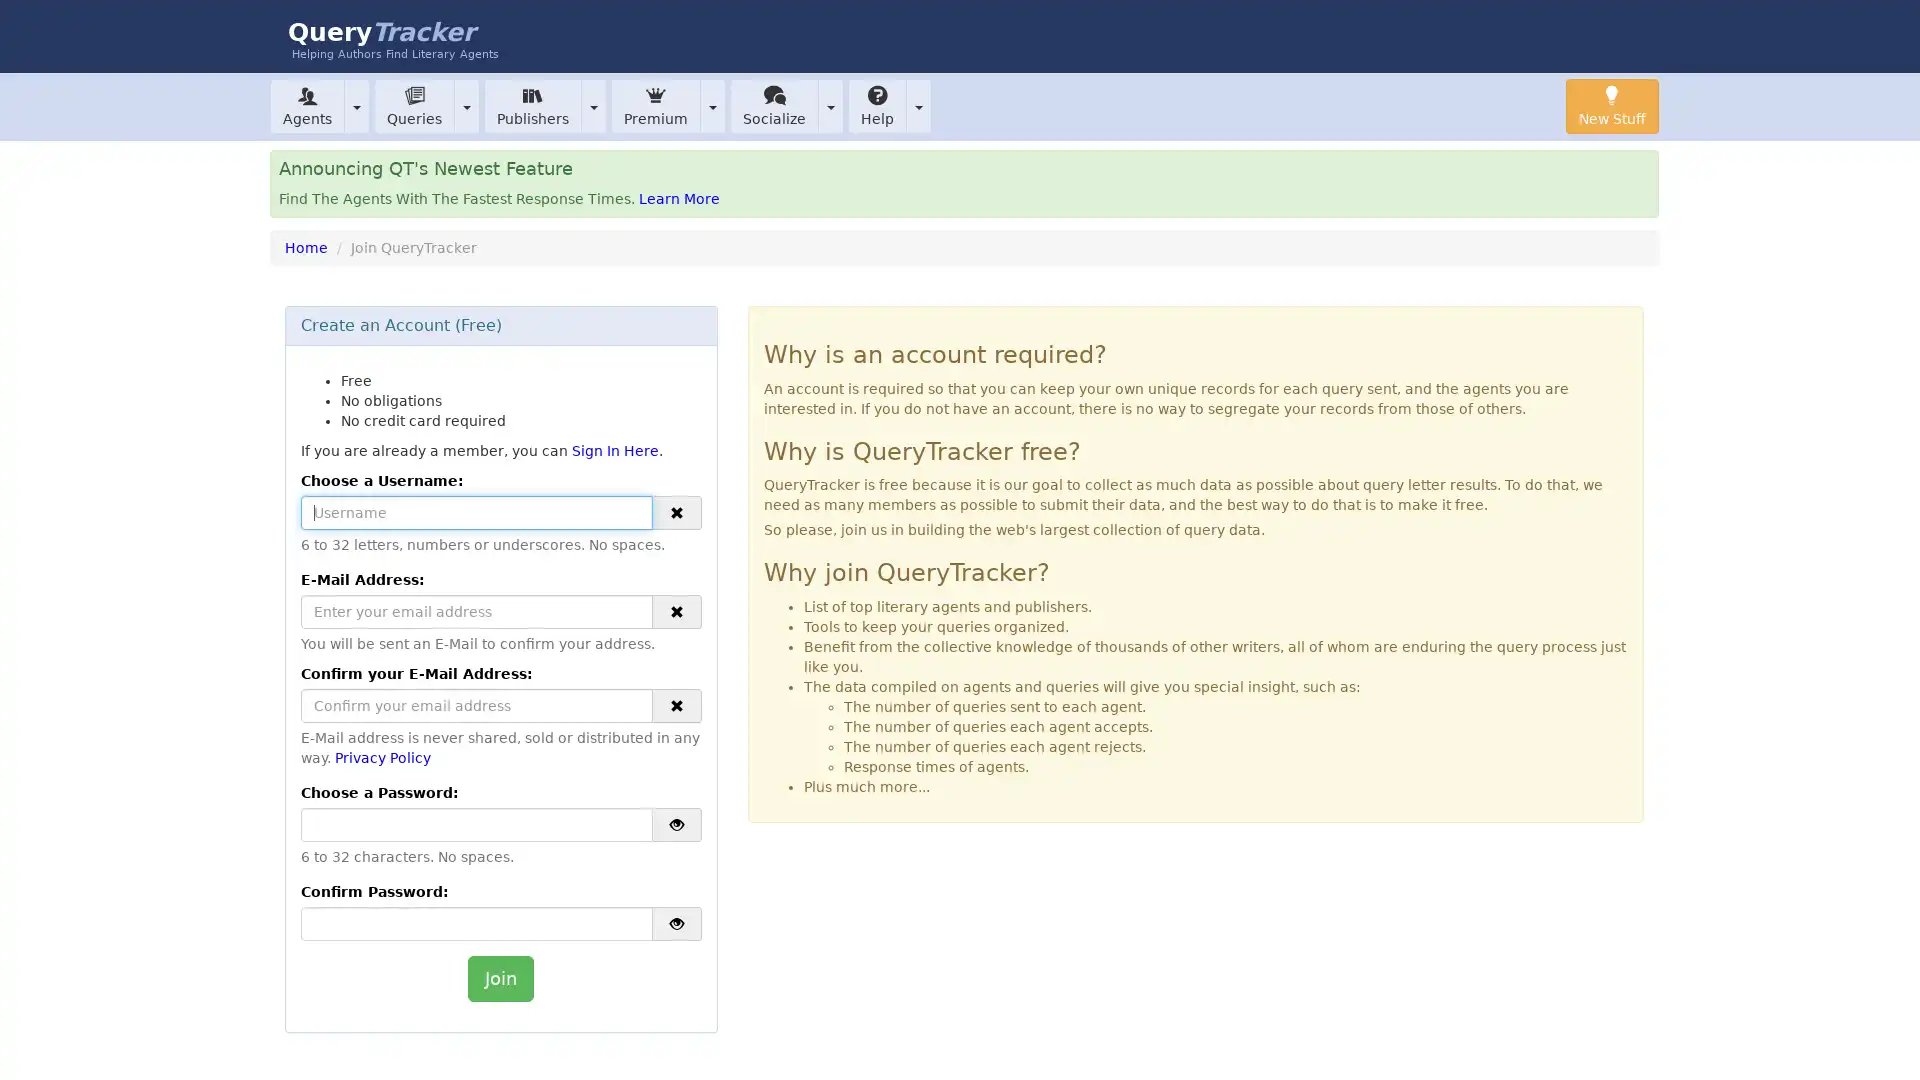  What do you see at coordinates (917, 106) in the screenshot?
I see `Toggle Dropdown` at bounding box center [917, 106].